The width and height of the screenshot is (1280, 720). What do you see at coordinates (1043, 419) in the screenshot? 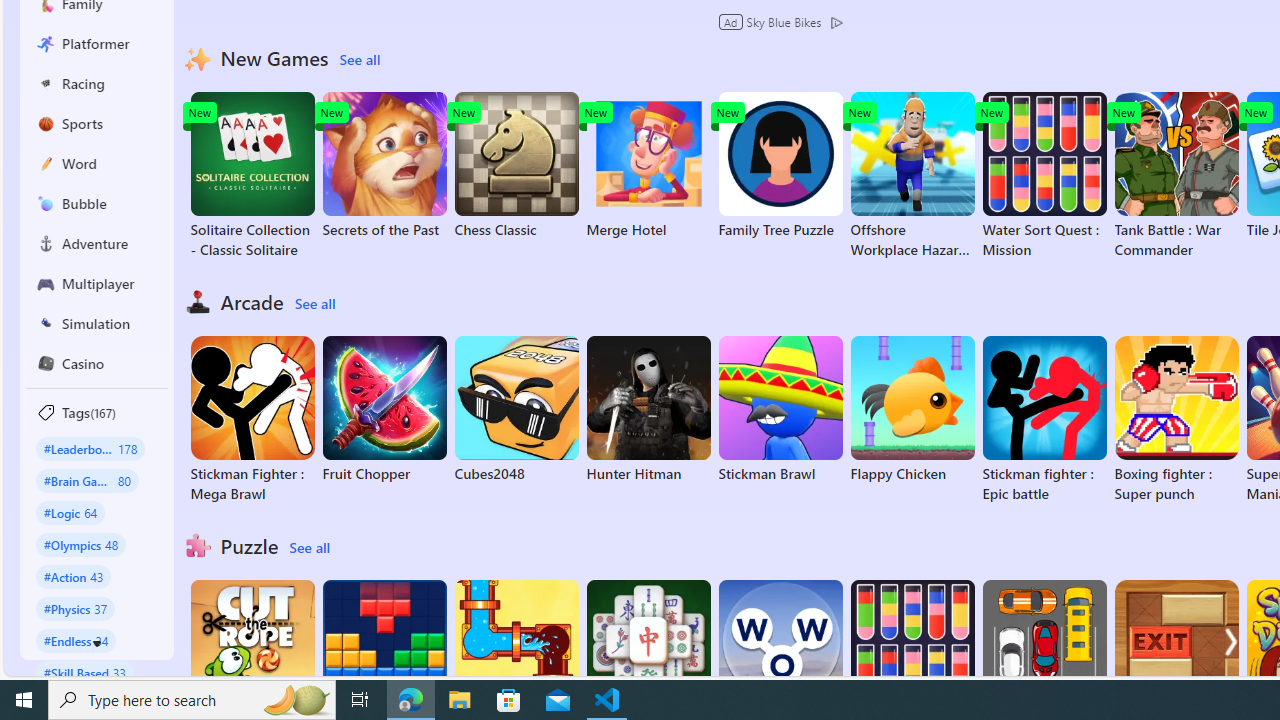
I see `'Stickman fighter : Epic battle'` at bounding box center [1043, 419].